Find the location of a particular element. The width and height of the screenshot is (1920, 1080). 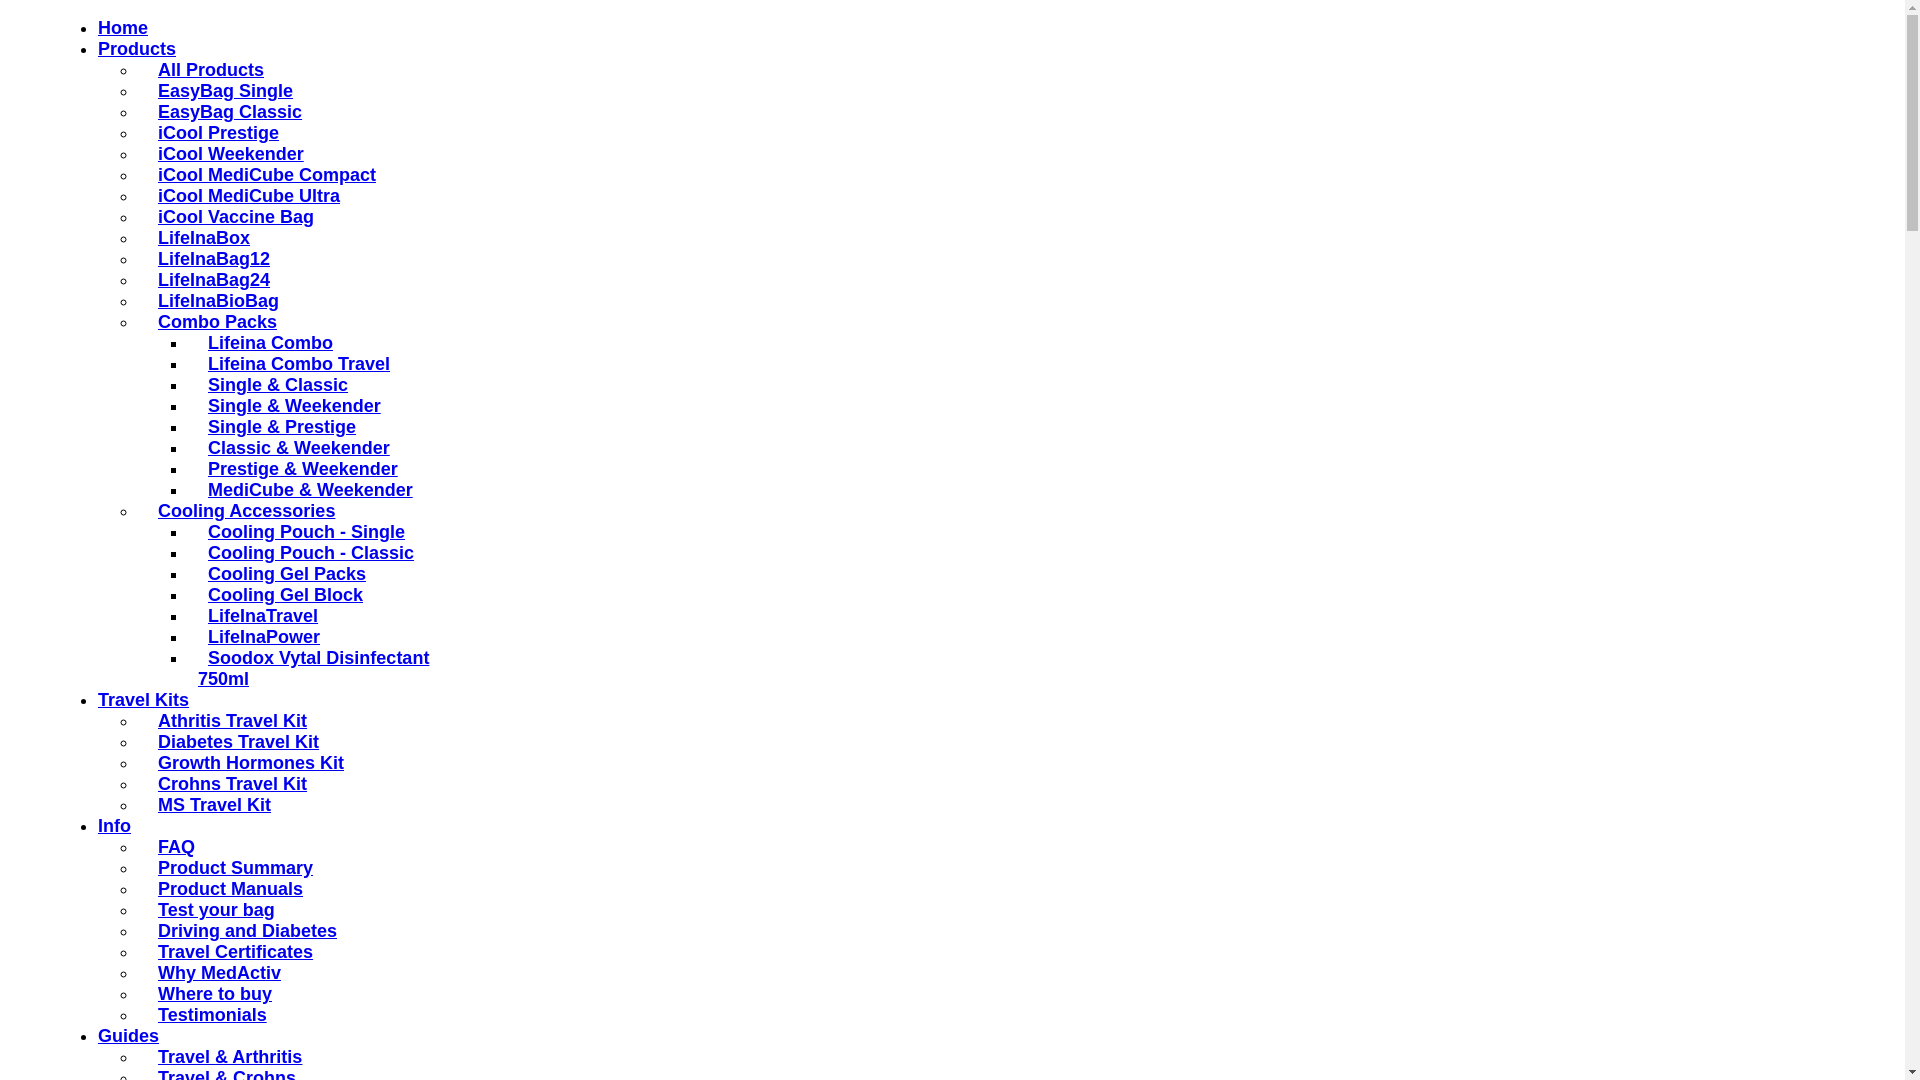

'Athritis Travel Kit' is located at coordinates (147, 721).